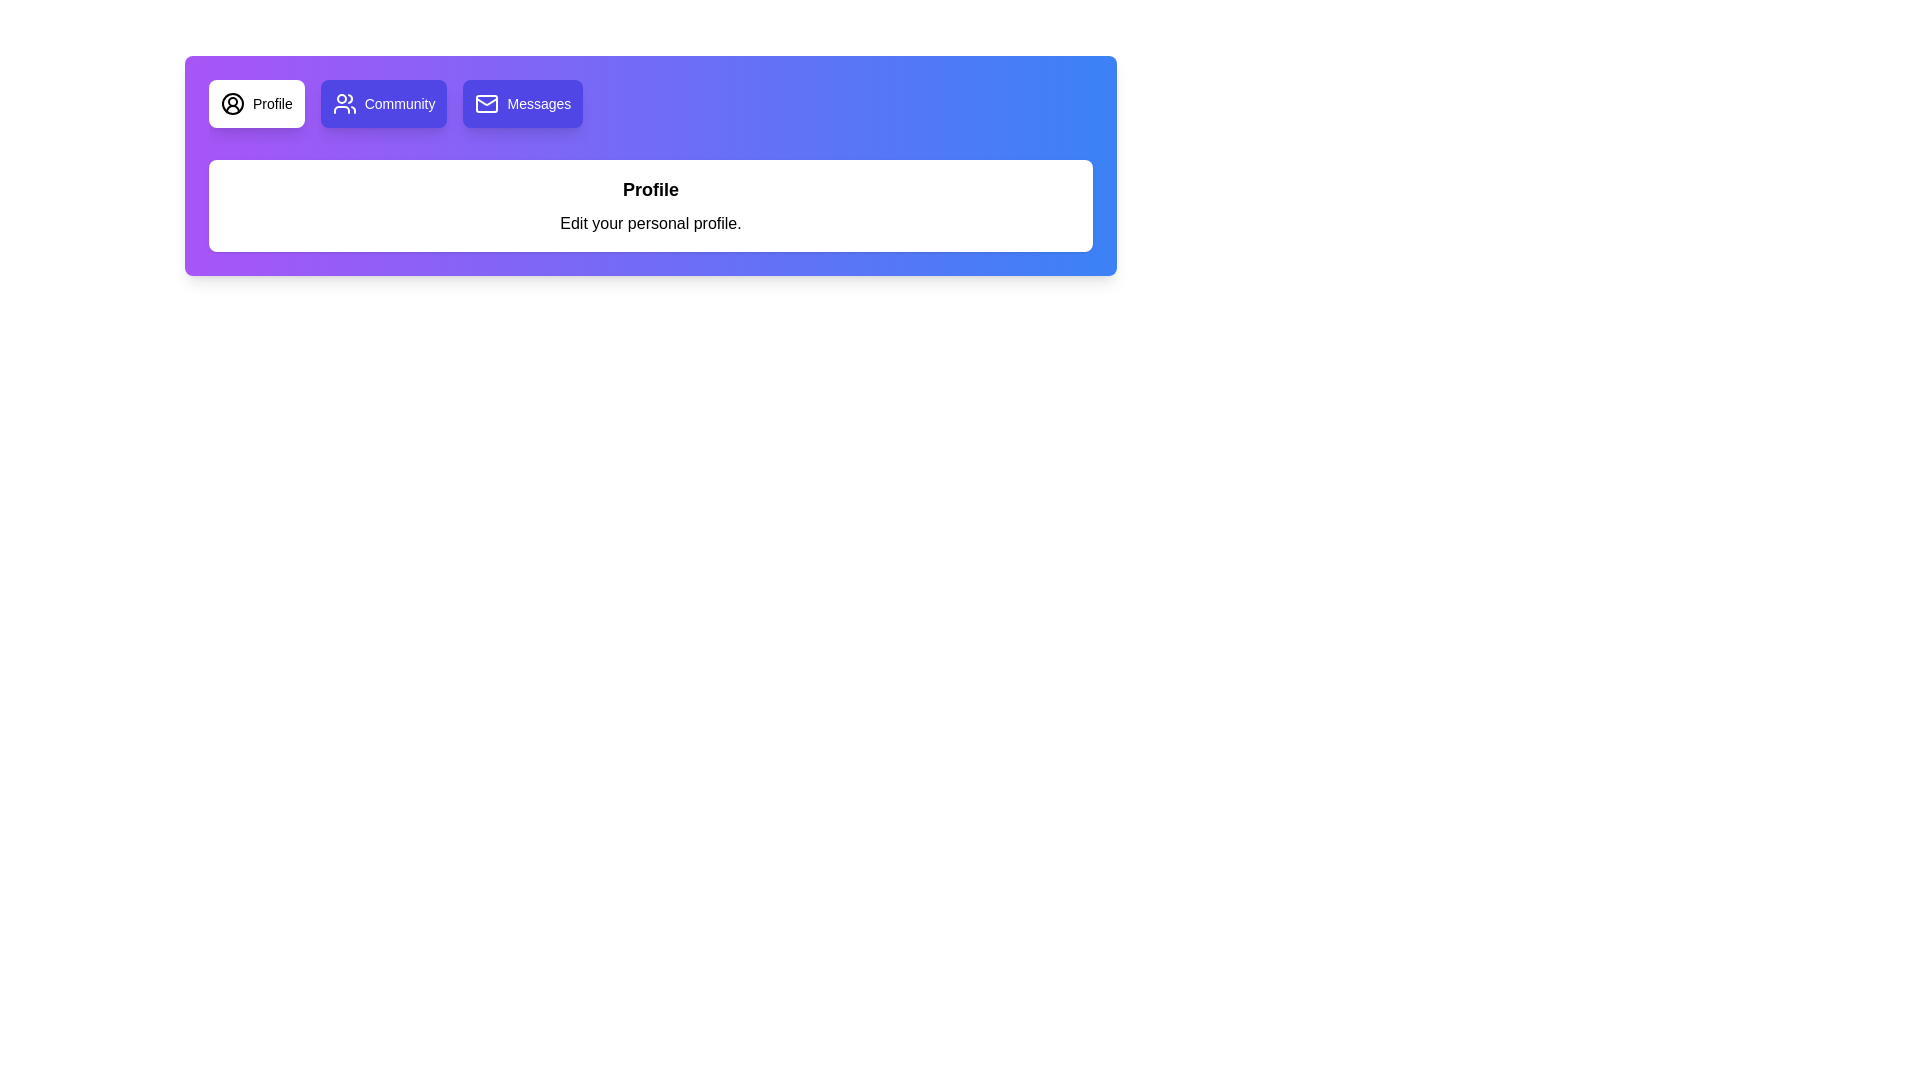 The width and height of the screenshot is (1920, 1080). Describe the element at coordinates (255, 104) in the screenshot. I see `the tab labeled Profile to view its content` at that location.